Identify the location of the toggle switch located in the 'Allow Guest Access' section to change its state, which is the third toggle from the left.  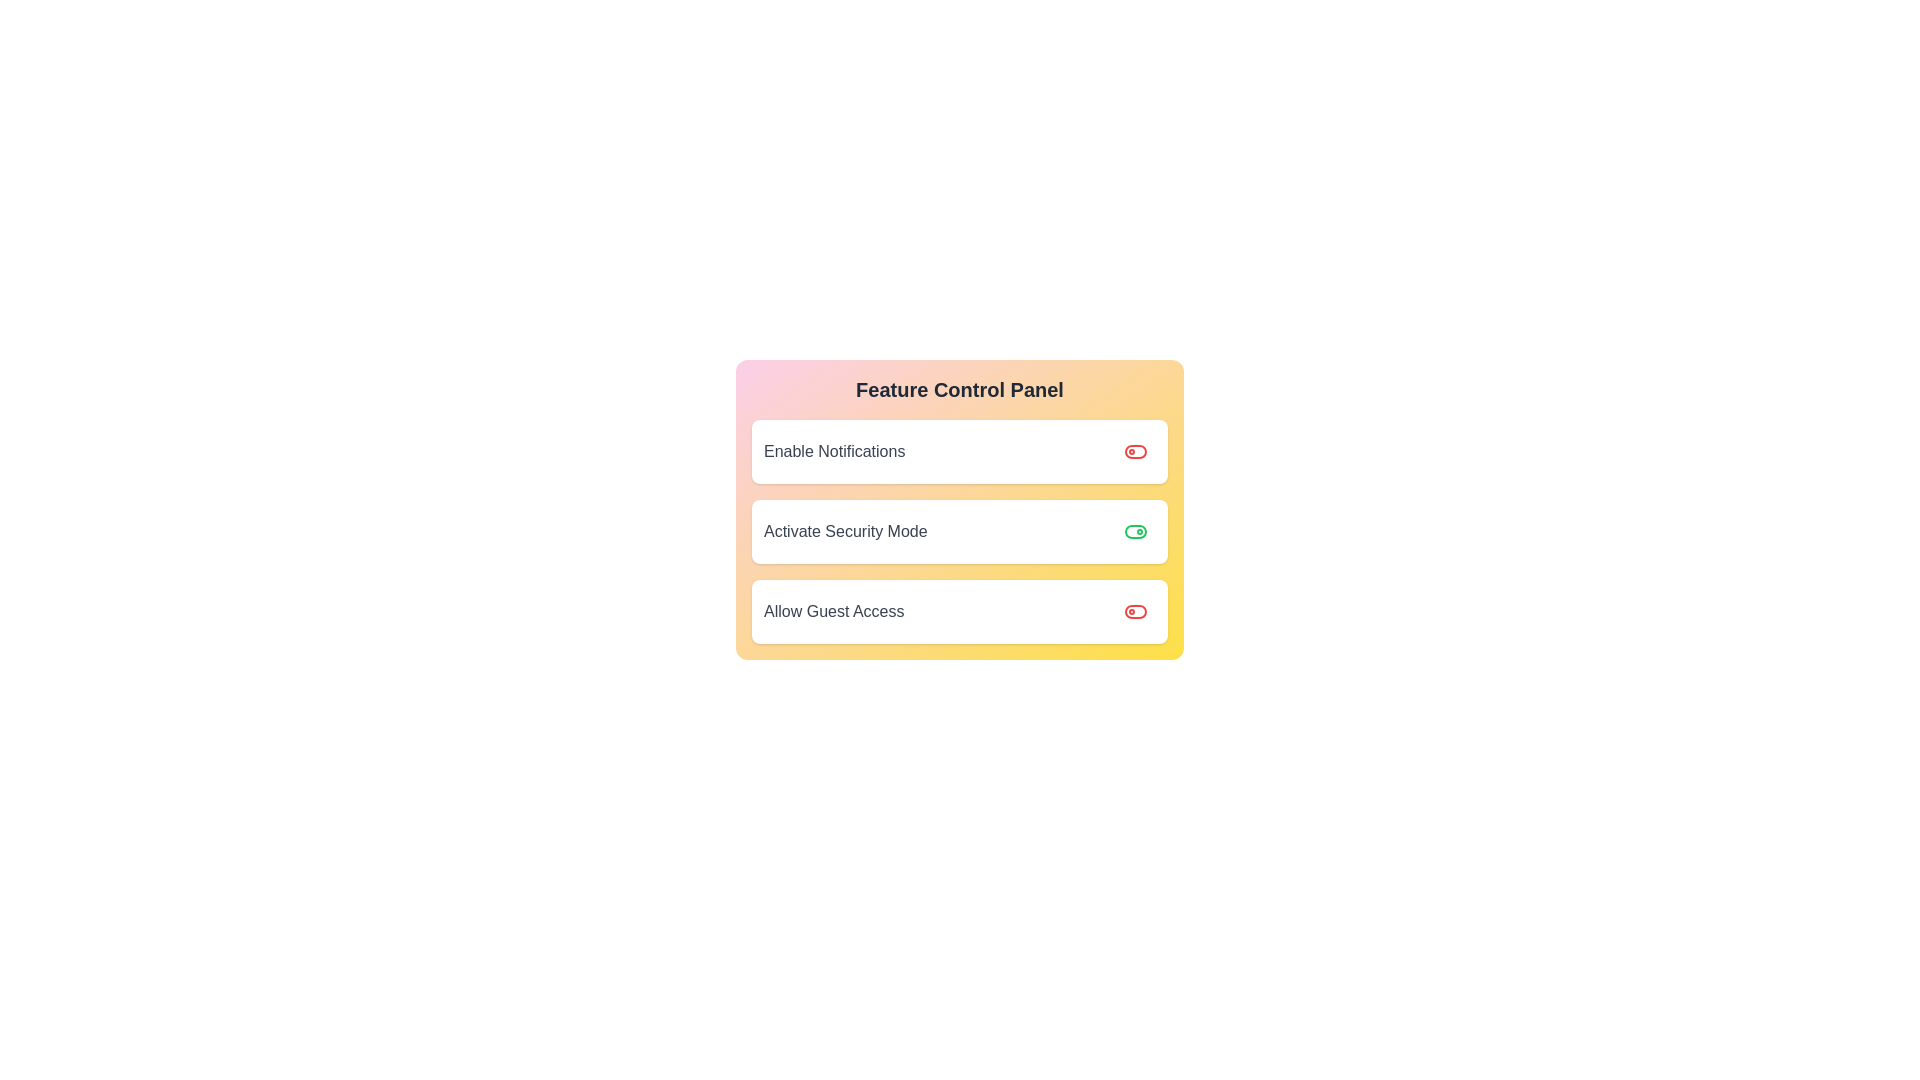
(1136, 611).